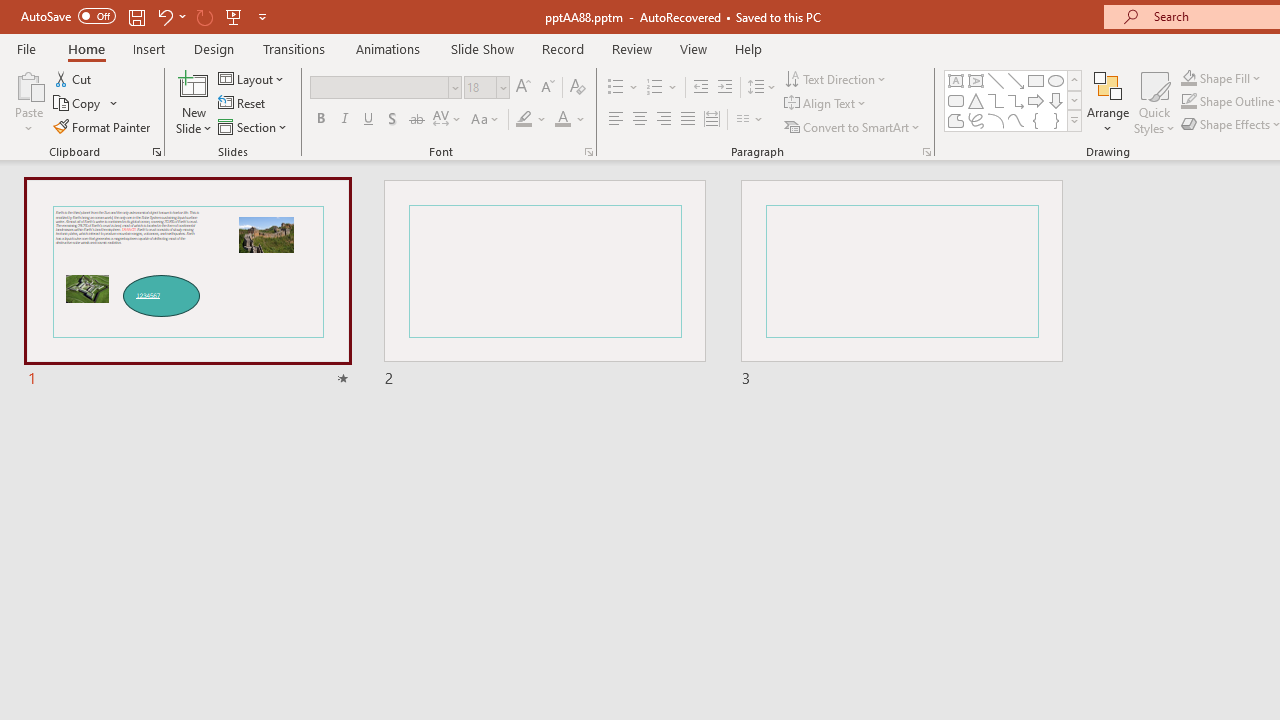  What do you see at coordinates (135, 16) in the screenshot?
I see `'Save'` at bounding box center [135, 16].